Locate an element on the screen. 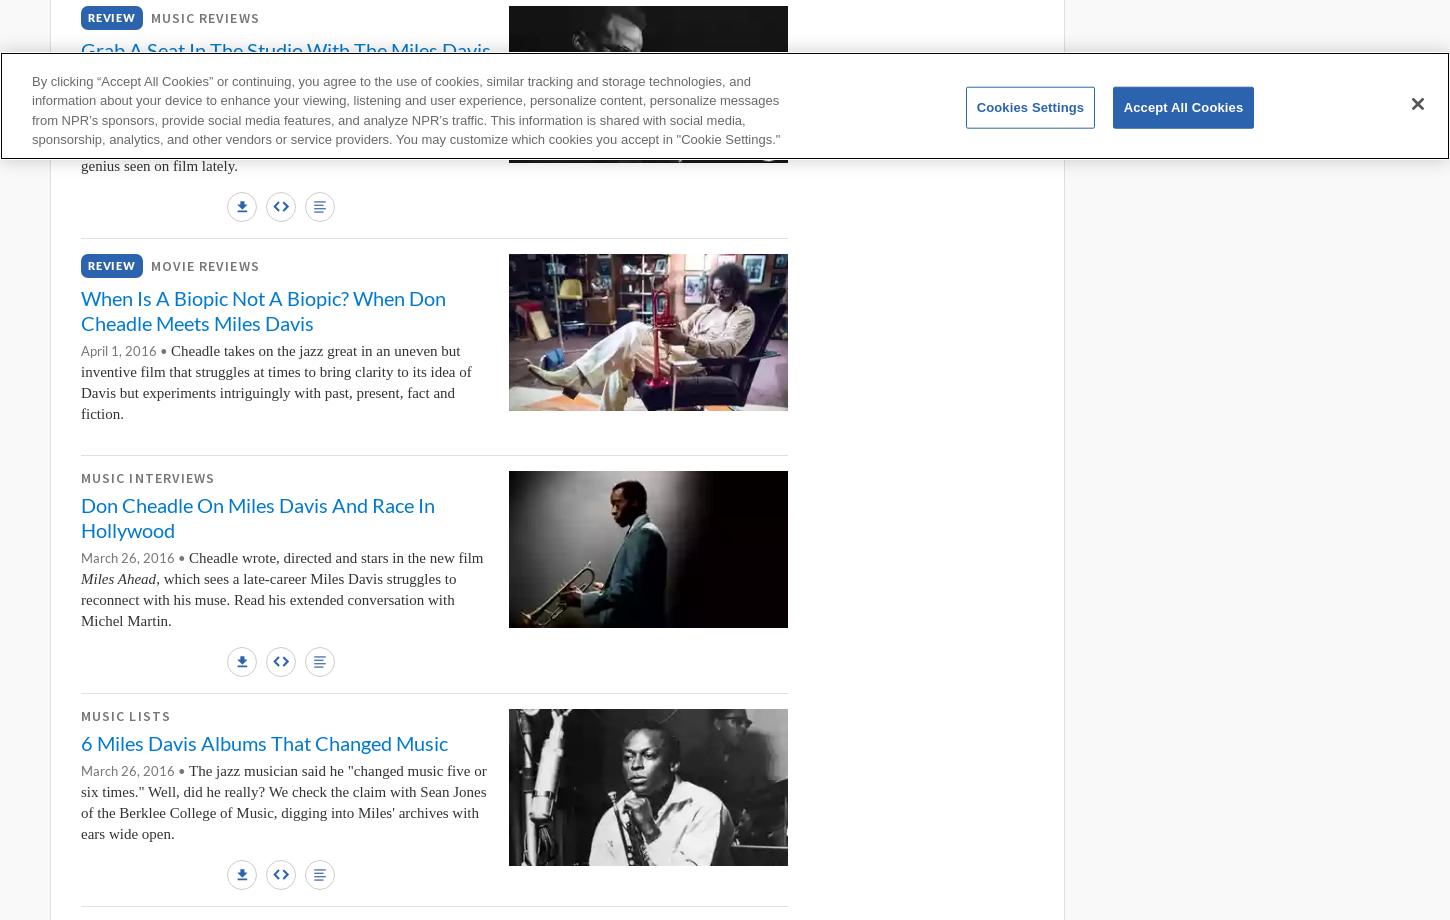 The height and width of the screenshot is (920, 1450). 'and' is located at coordinates (279, 122).